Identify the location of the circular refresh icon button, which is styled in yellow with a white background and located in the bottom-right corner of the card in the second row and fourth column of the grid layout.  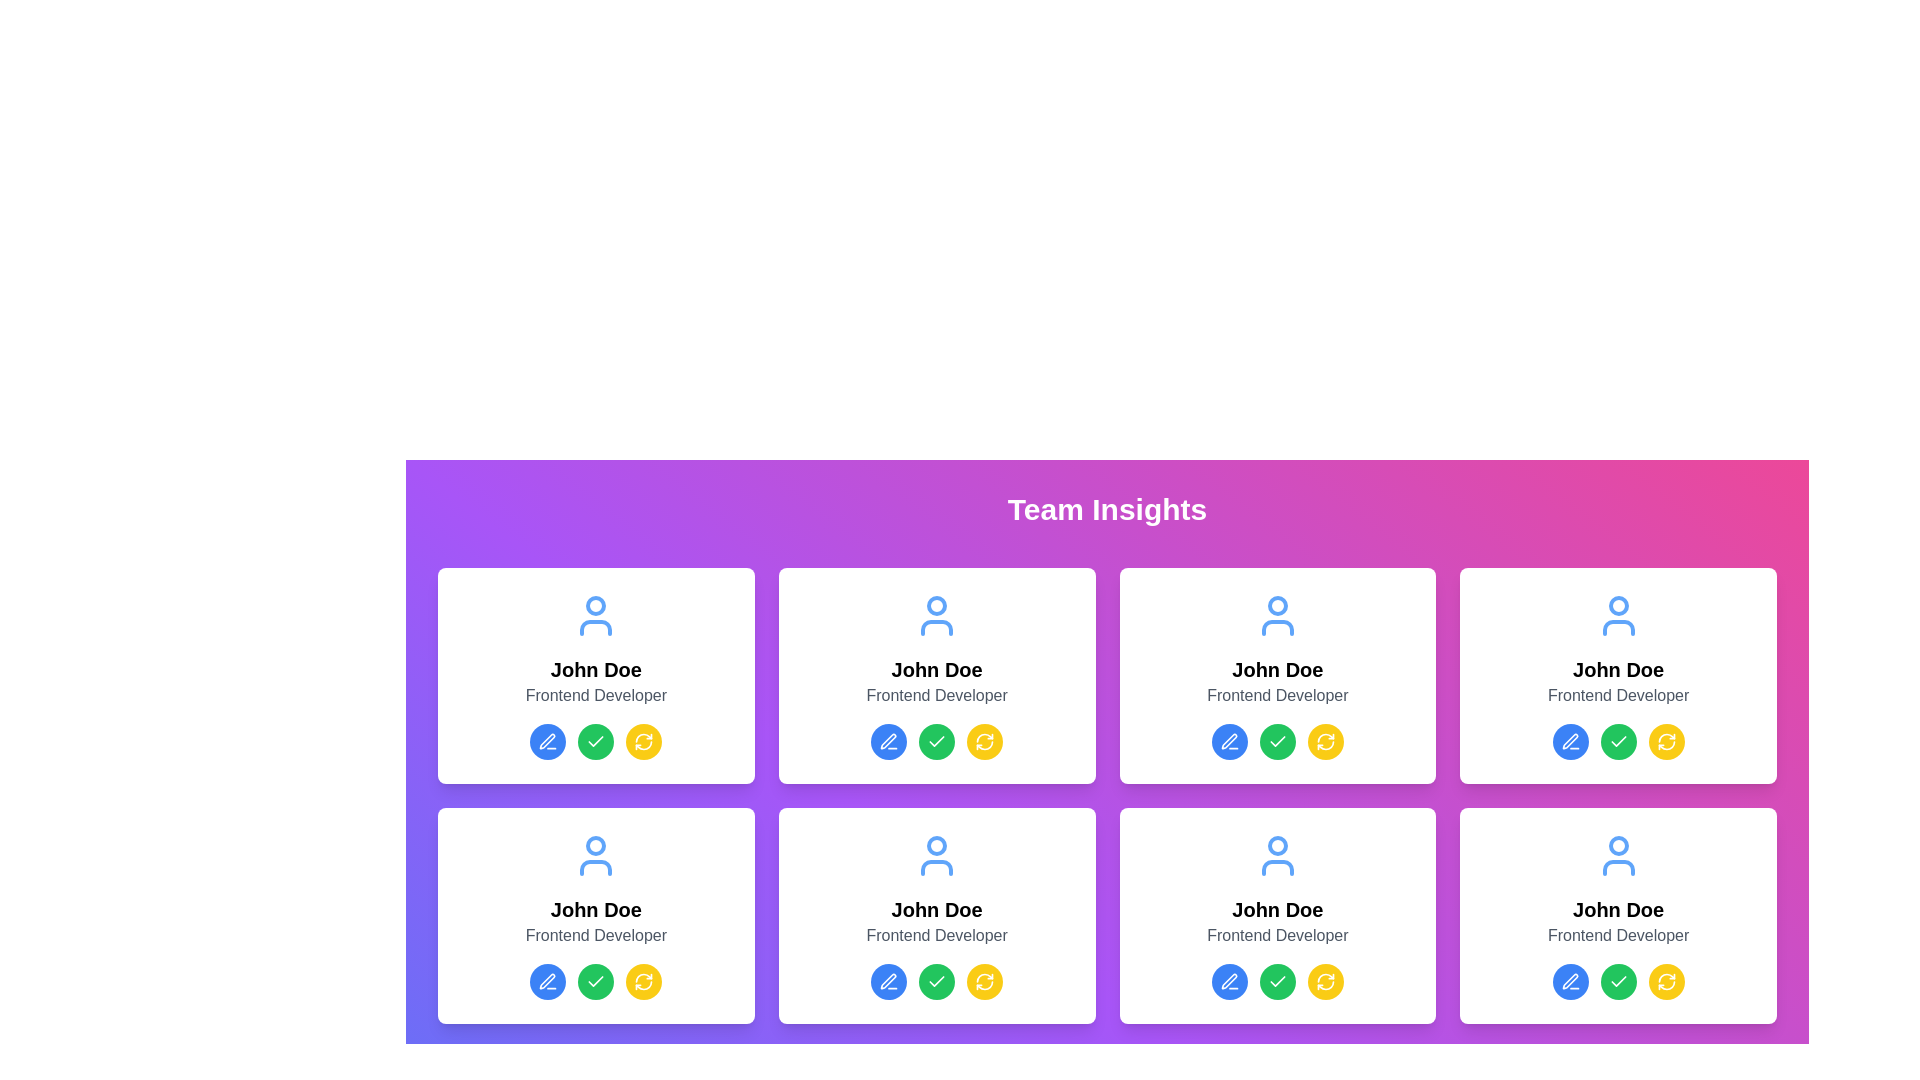
(1666, 981).